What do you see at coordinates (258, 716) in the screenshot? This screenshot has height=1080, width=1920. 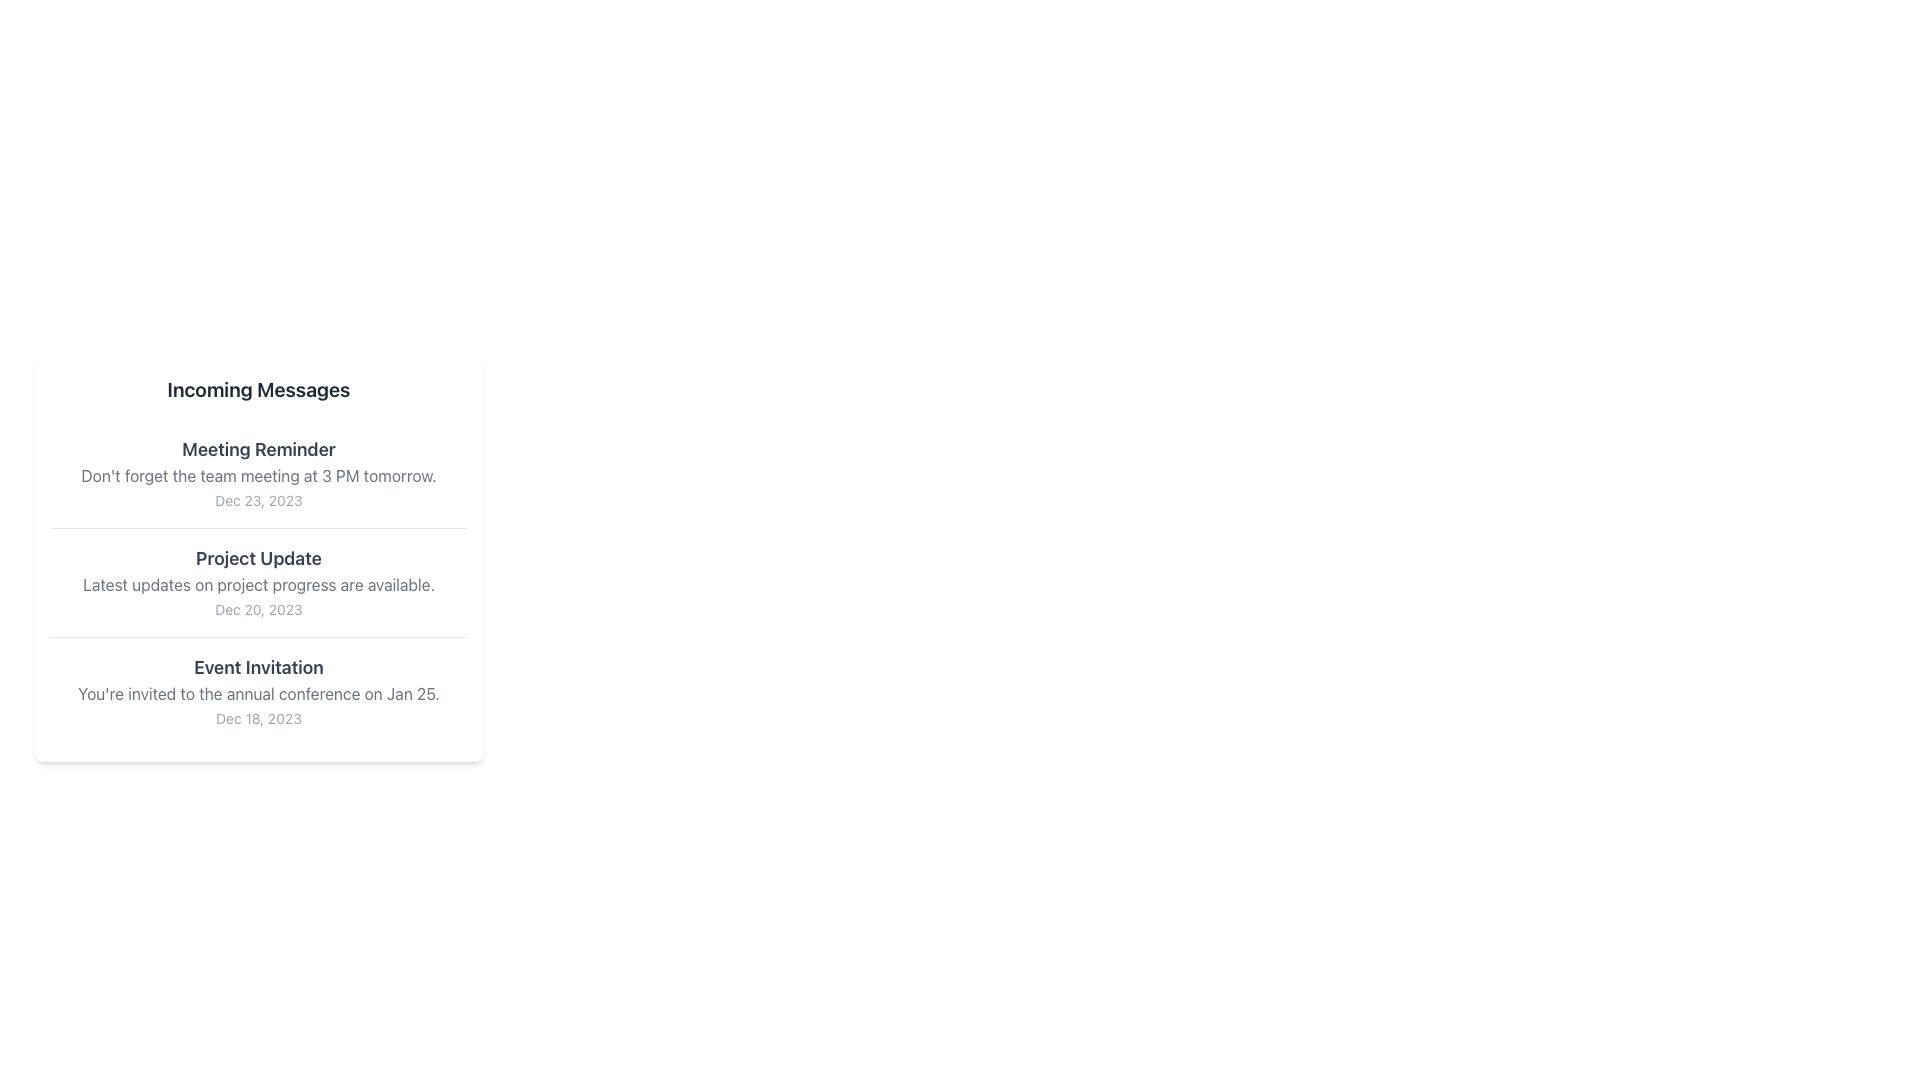 I see `the date label located at the bottom of the 'Event Invitation' section, beneath the sentence 'You're invited to the annual conference on Jan 25.'` at bounding box center [258, 716].